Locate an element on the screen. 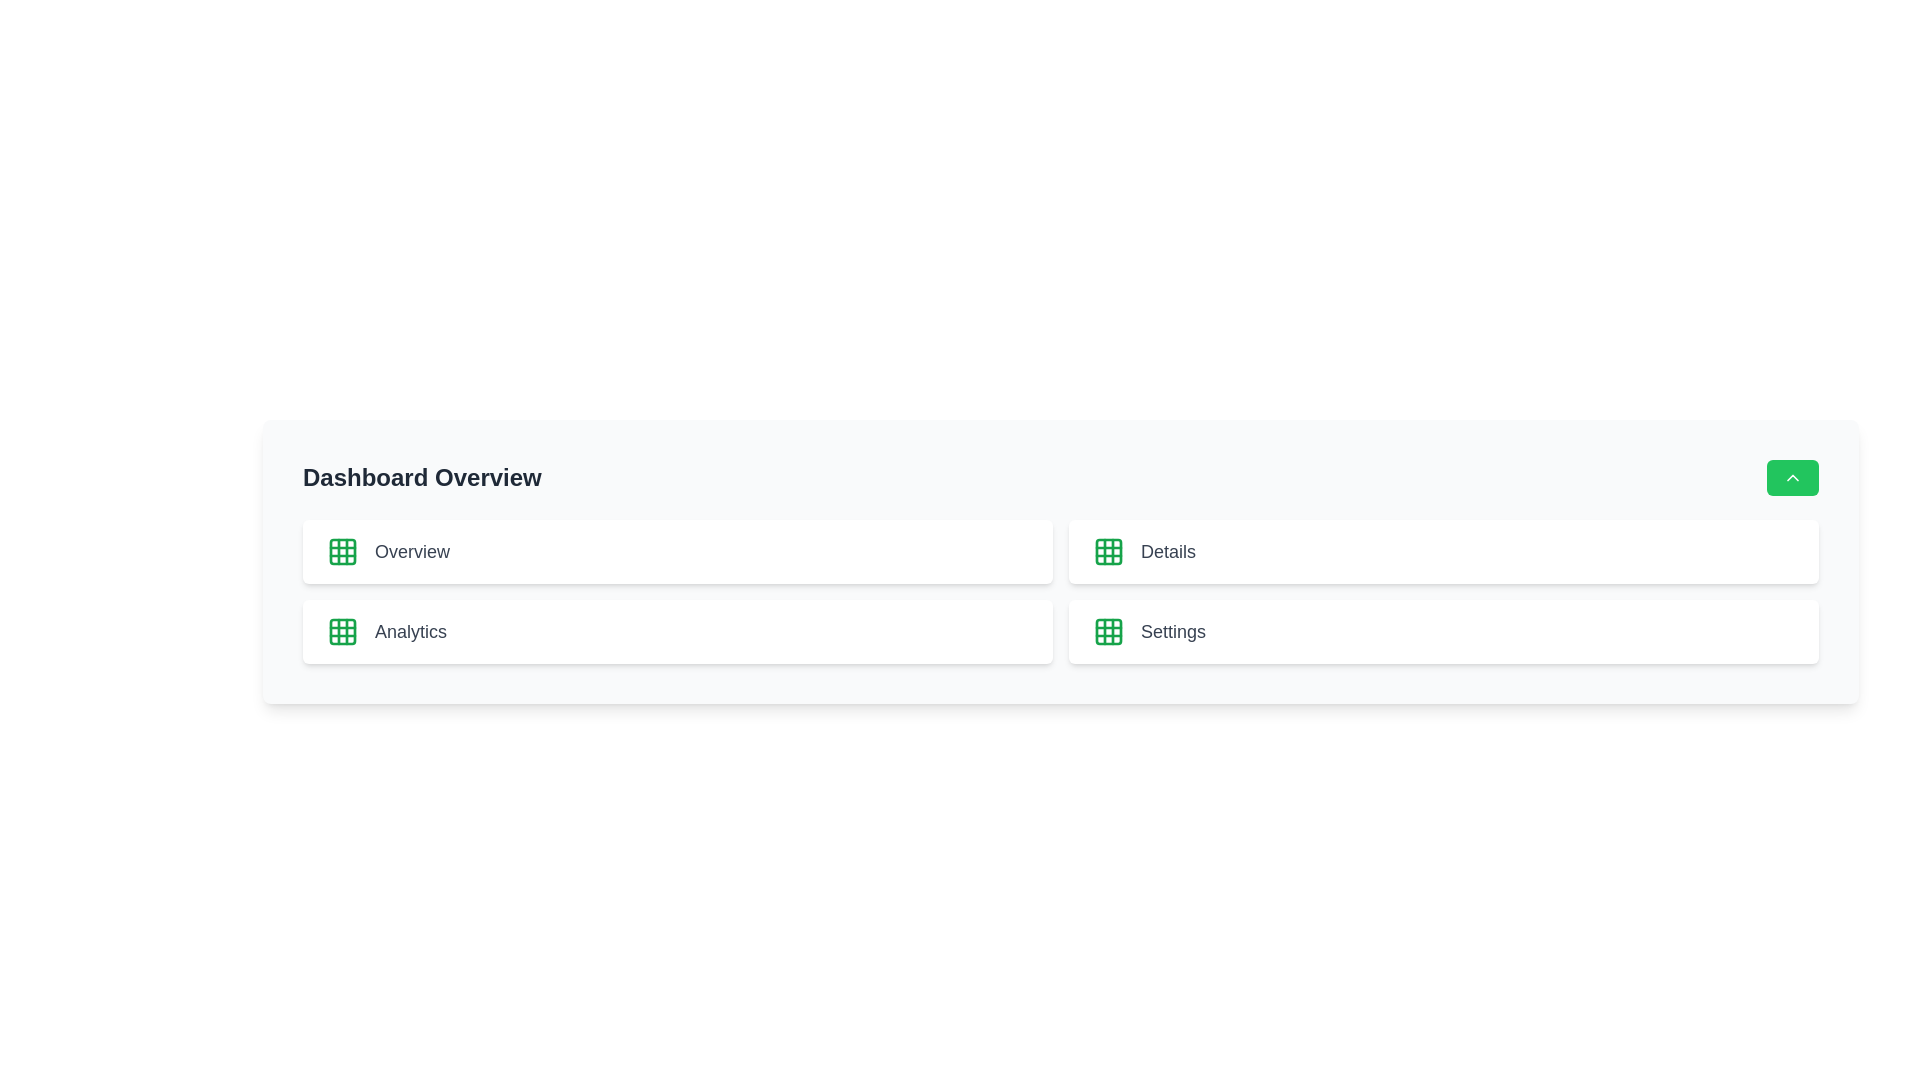 This screenshot has width=1920, height=1080. the 'Overview' button, which is the first item in the grid layout and serves as a navigation interface is located at coordinates (677, 551).